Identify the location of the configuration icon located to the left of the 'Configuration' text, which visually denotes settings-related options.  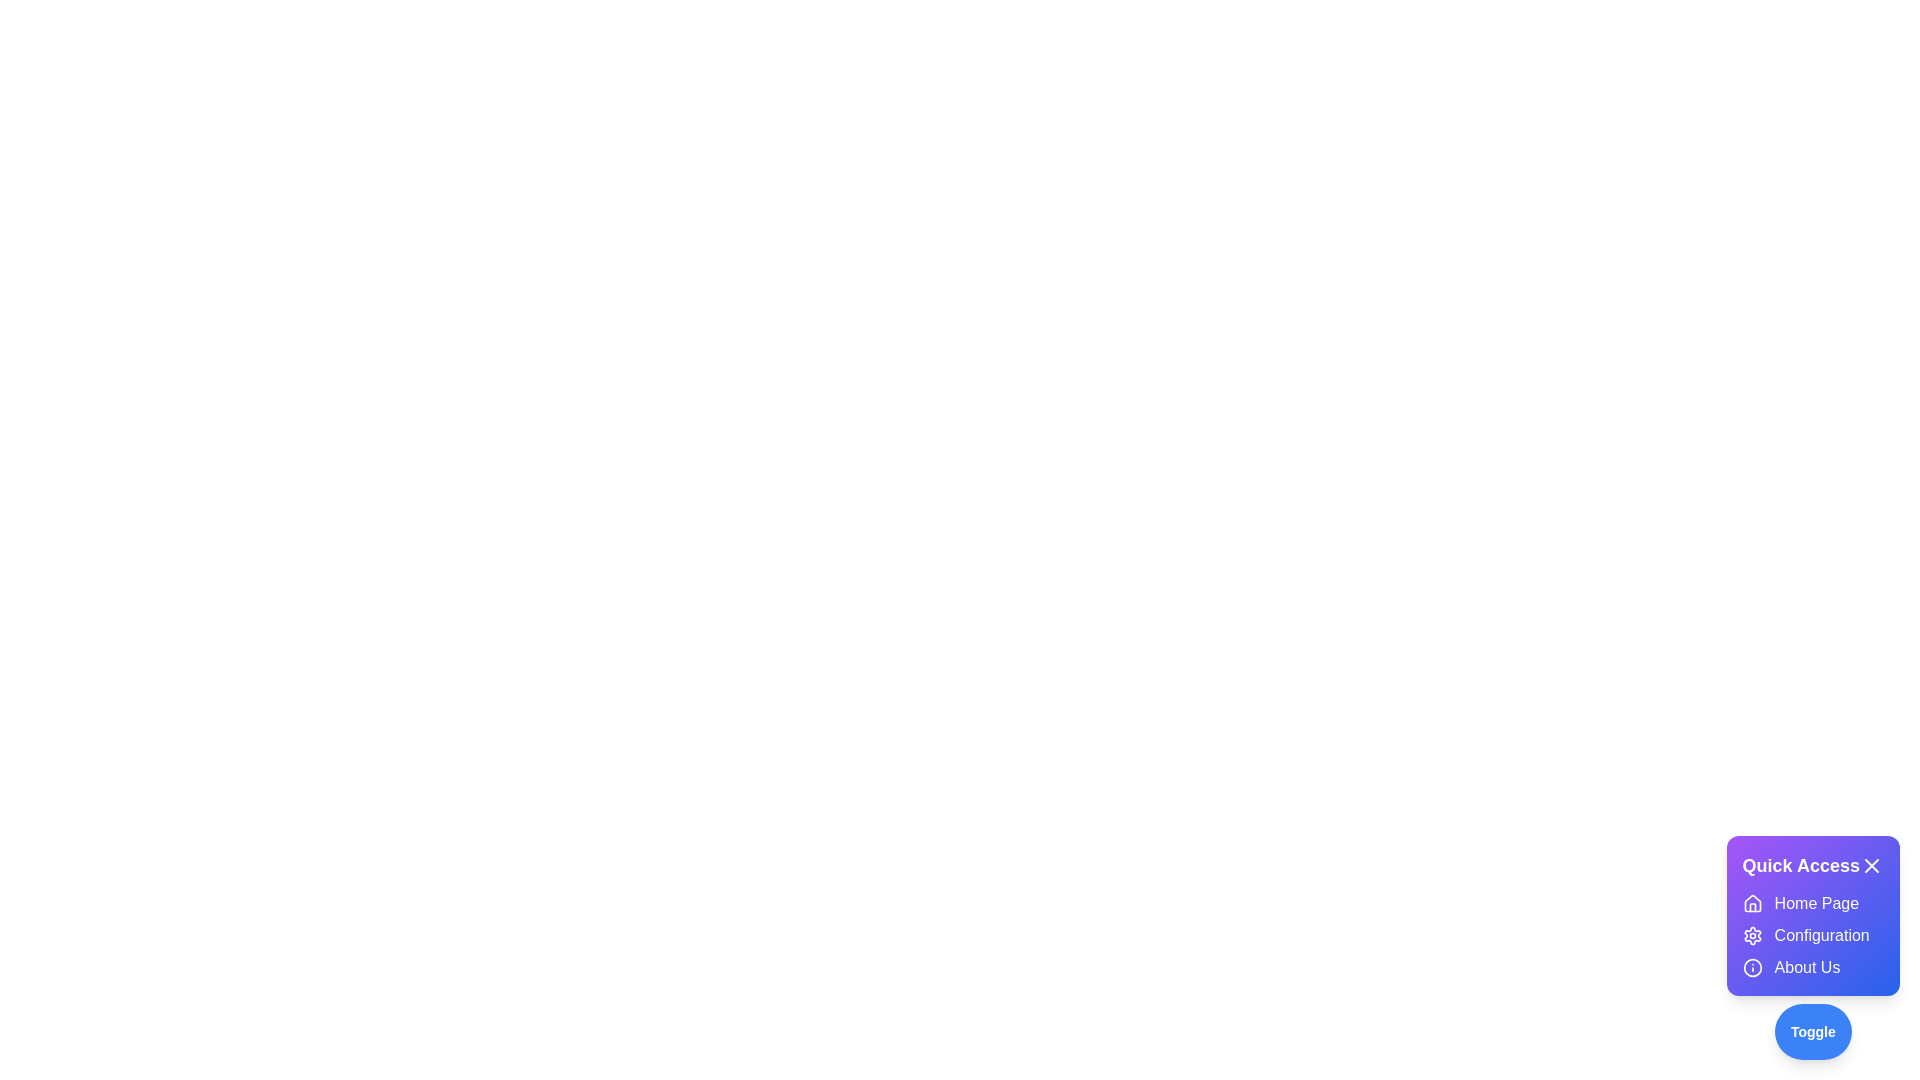
(1751, 936).